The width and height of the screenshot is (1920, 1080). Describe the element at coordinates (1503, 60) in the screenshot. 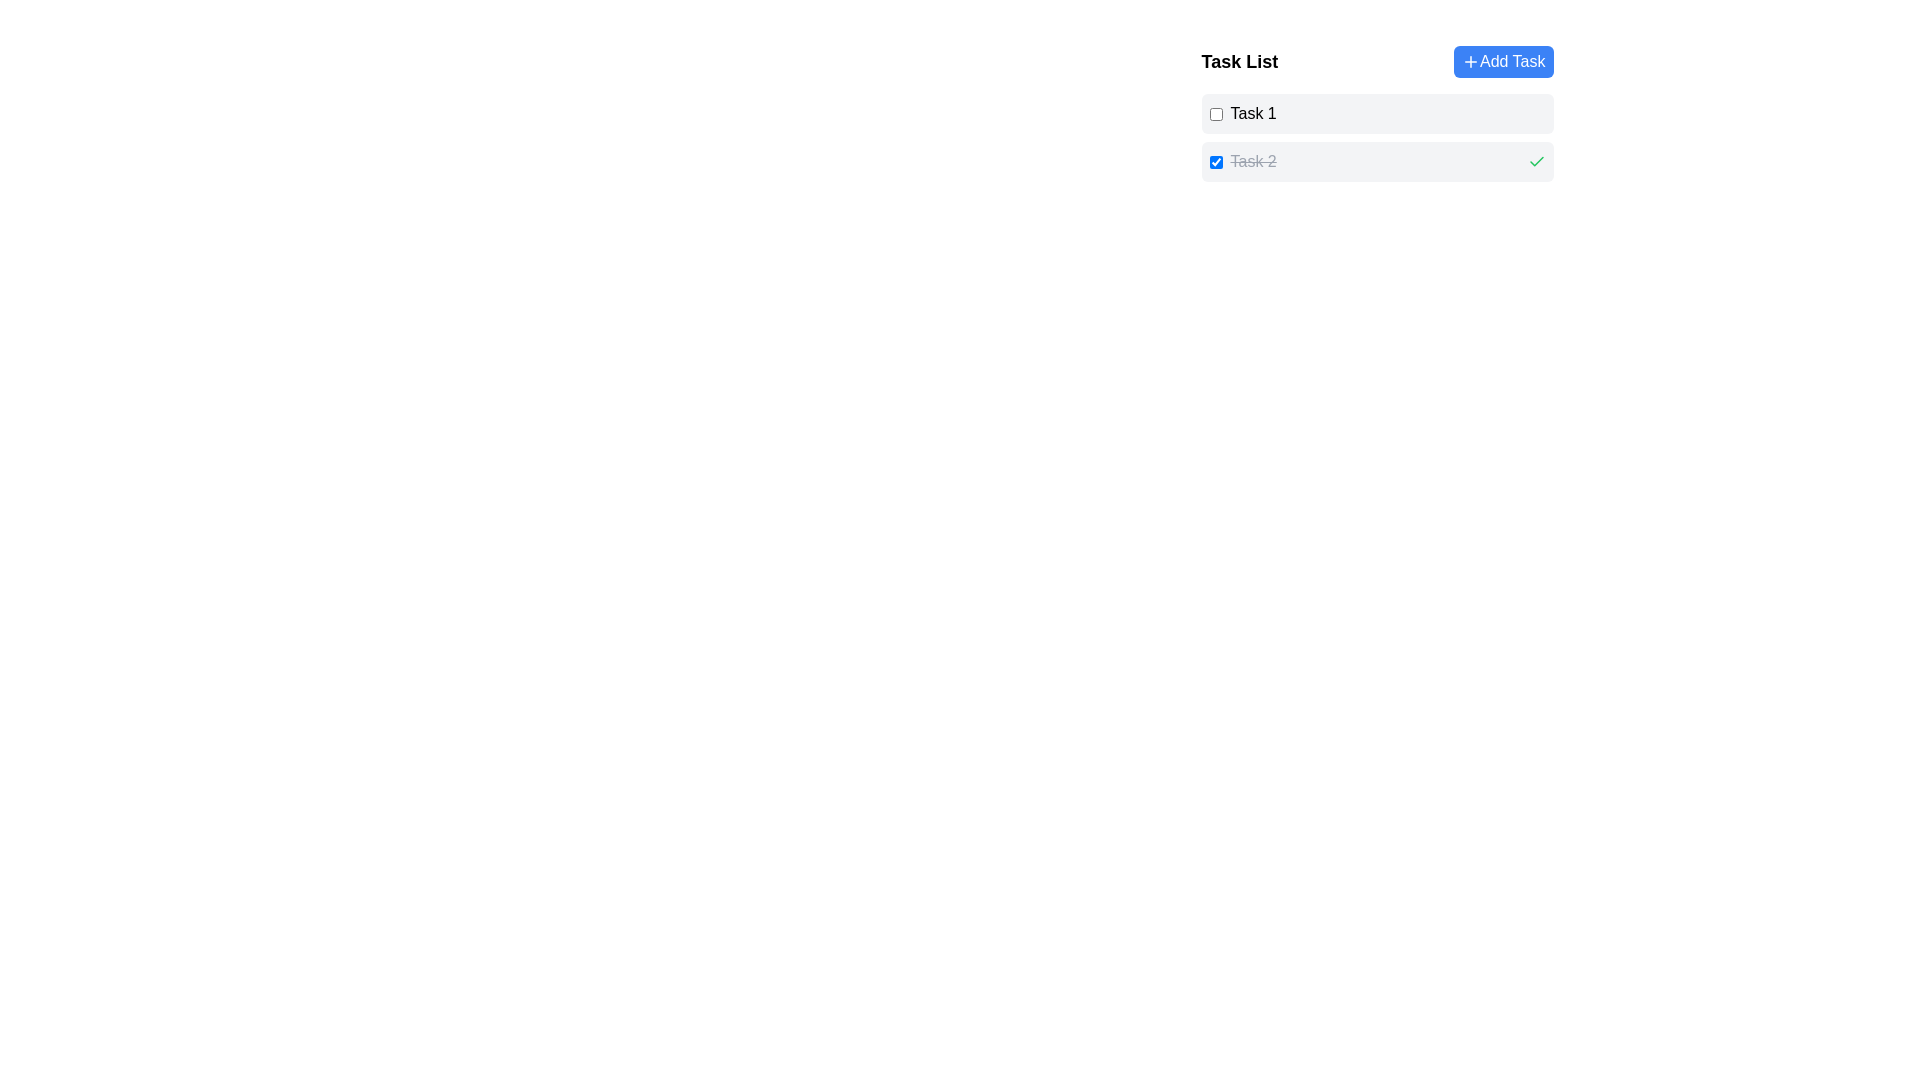

I see `the blue rectangular 'Add Task' button with a white plus icon located at the far-right of the 'Task List' header` at that location.